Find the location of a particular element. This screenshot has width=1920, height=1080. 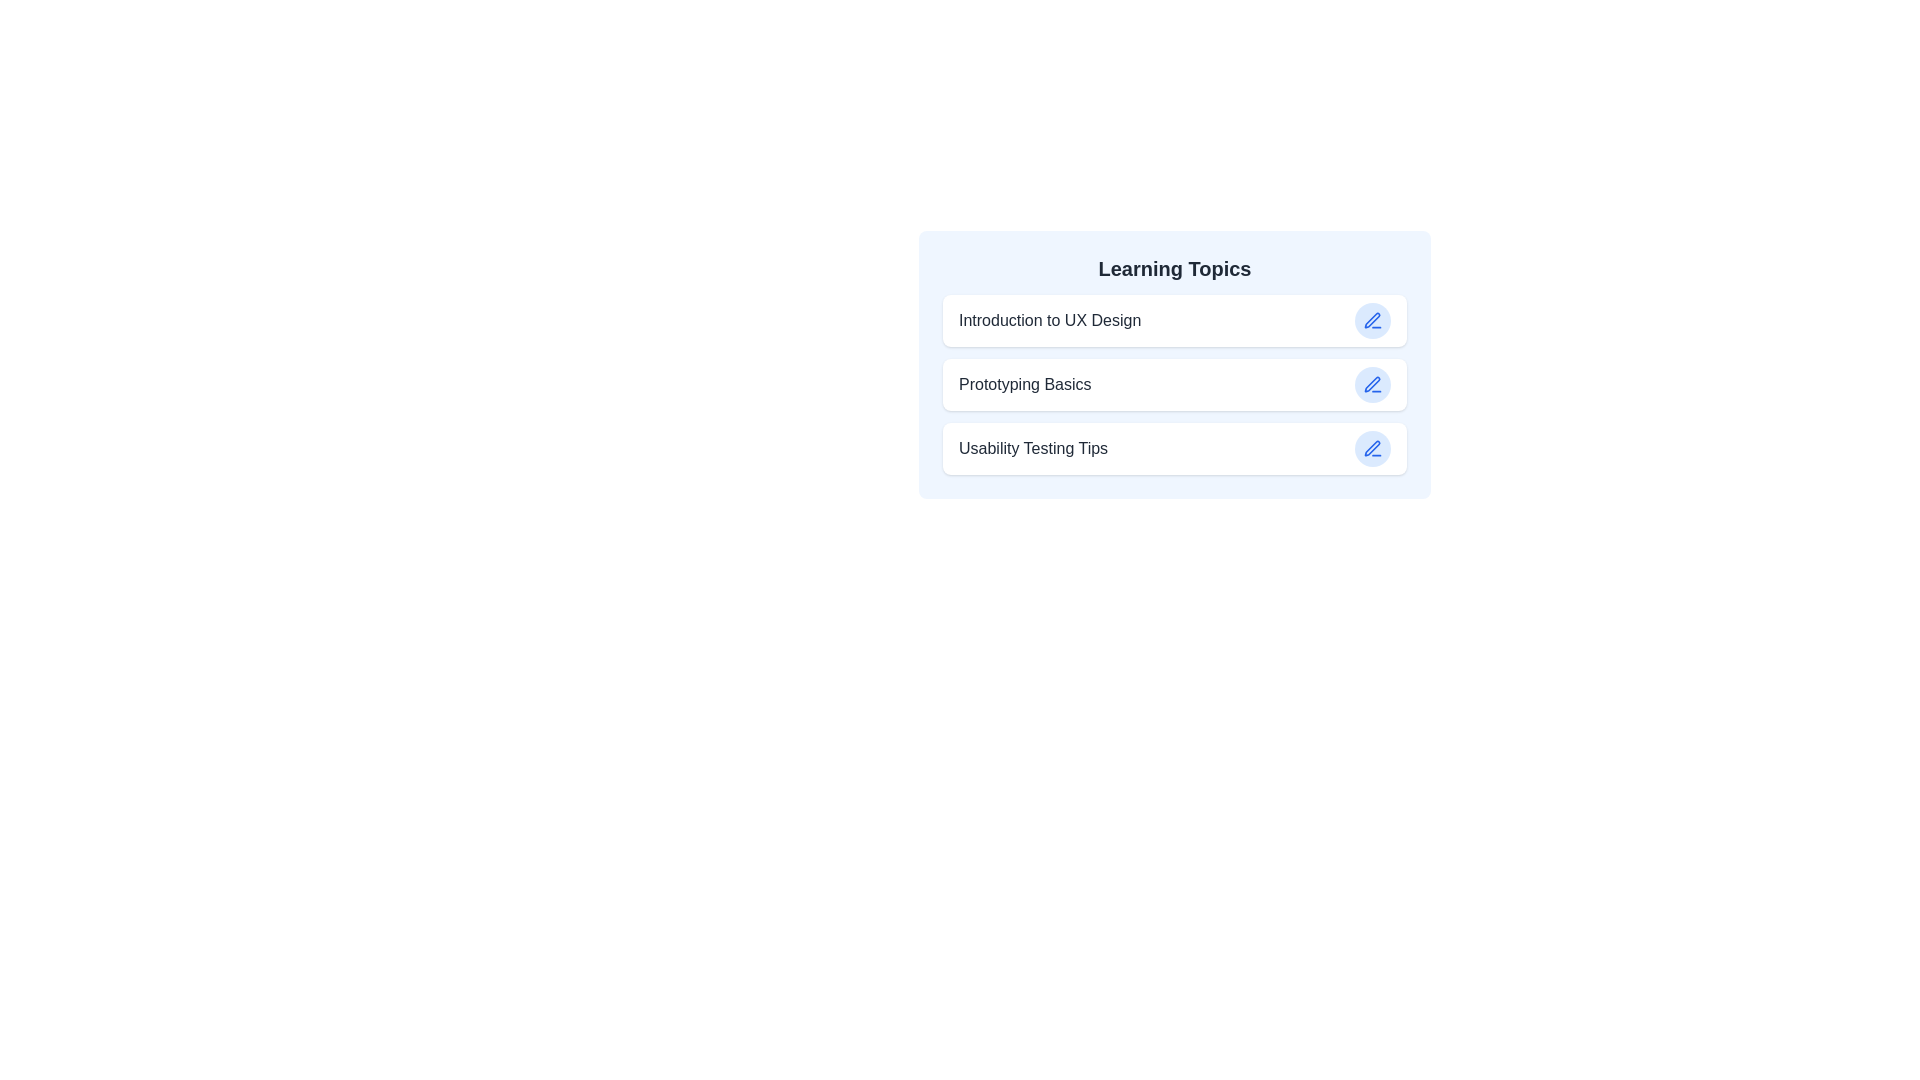

the title of the item Usability Testing Tips is located at coordinates (1032, 447).